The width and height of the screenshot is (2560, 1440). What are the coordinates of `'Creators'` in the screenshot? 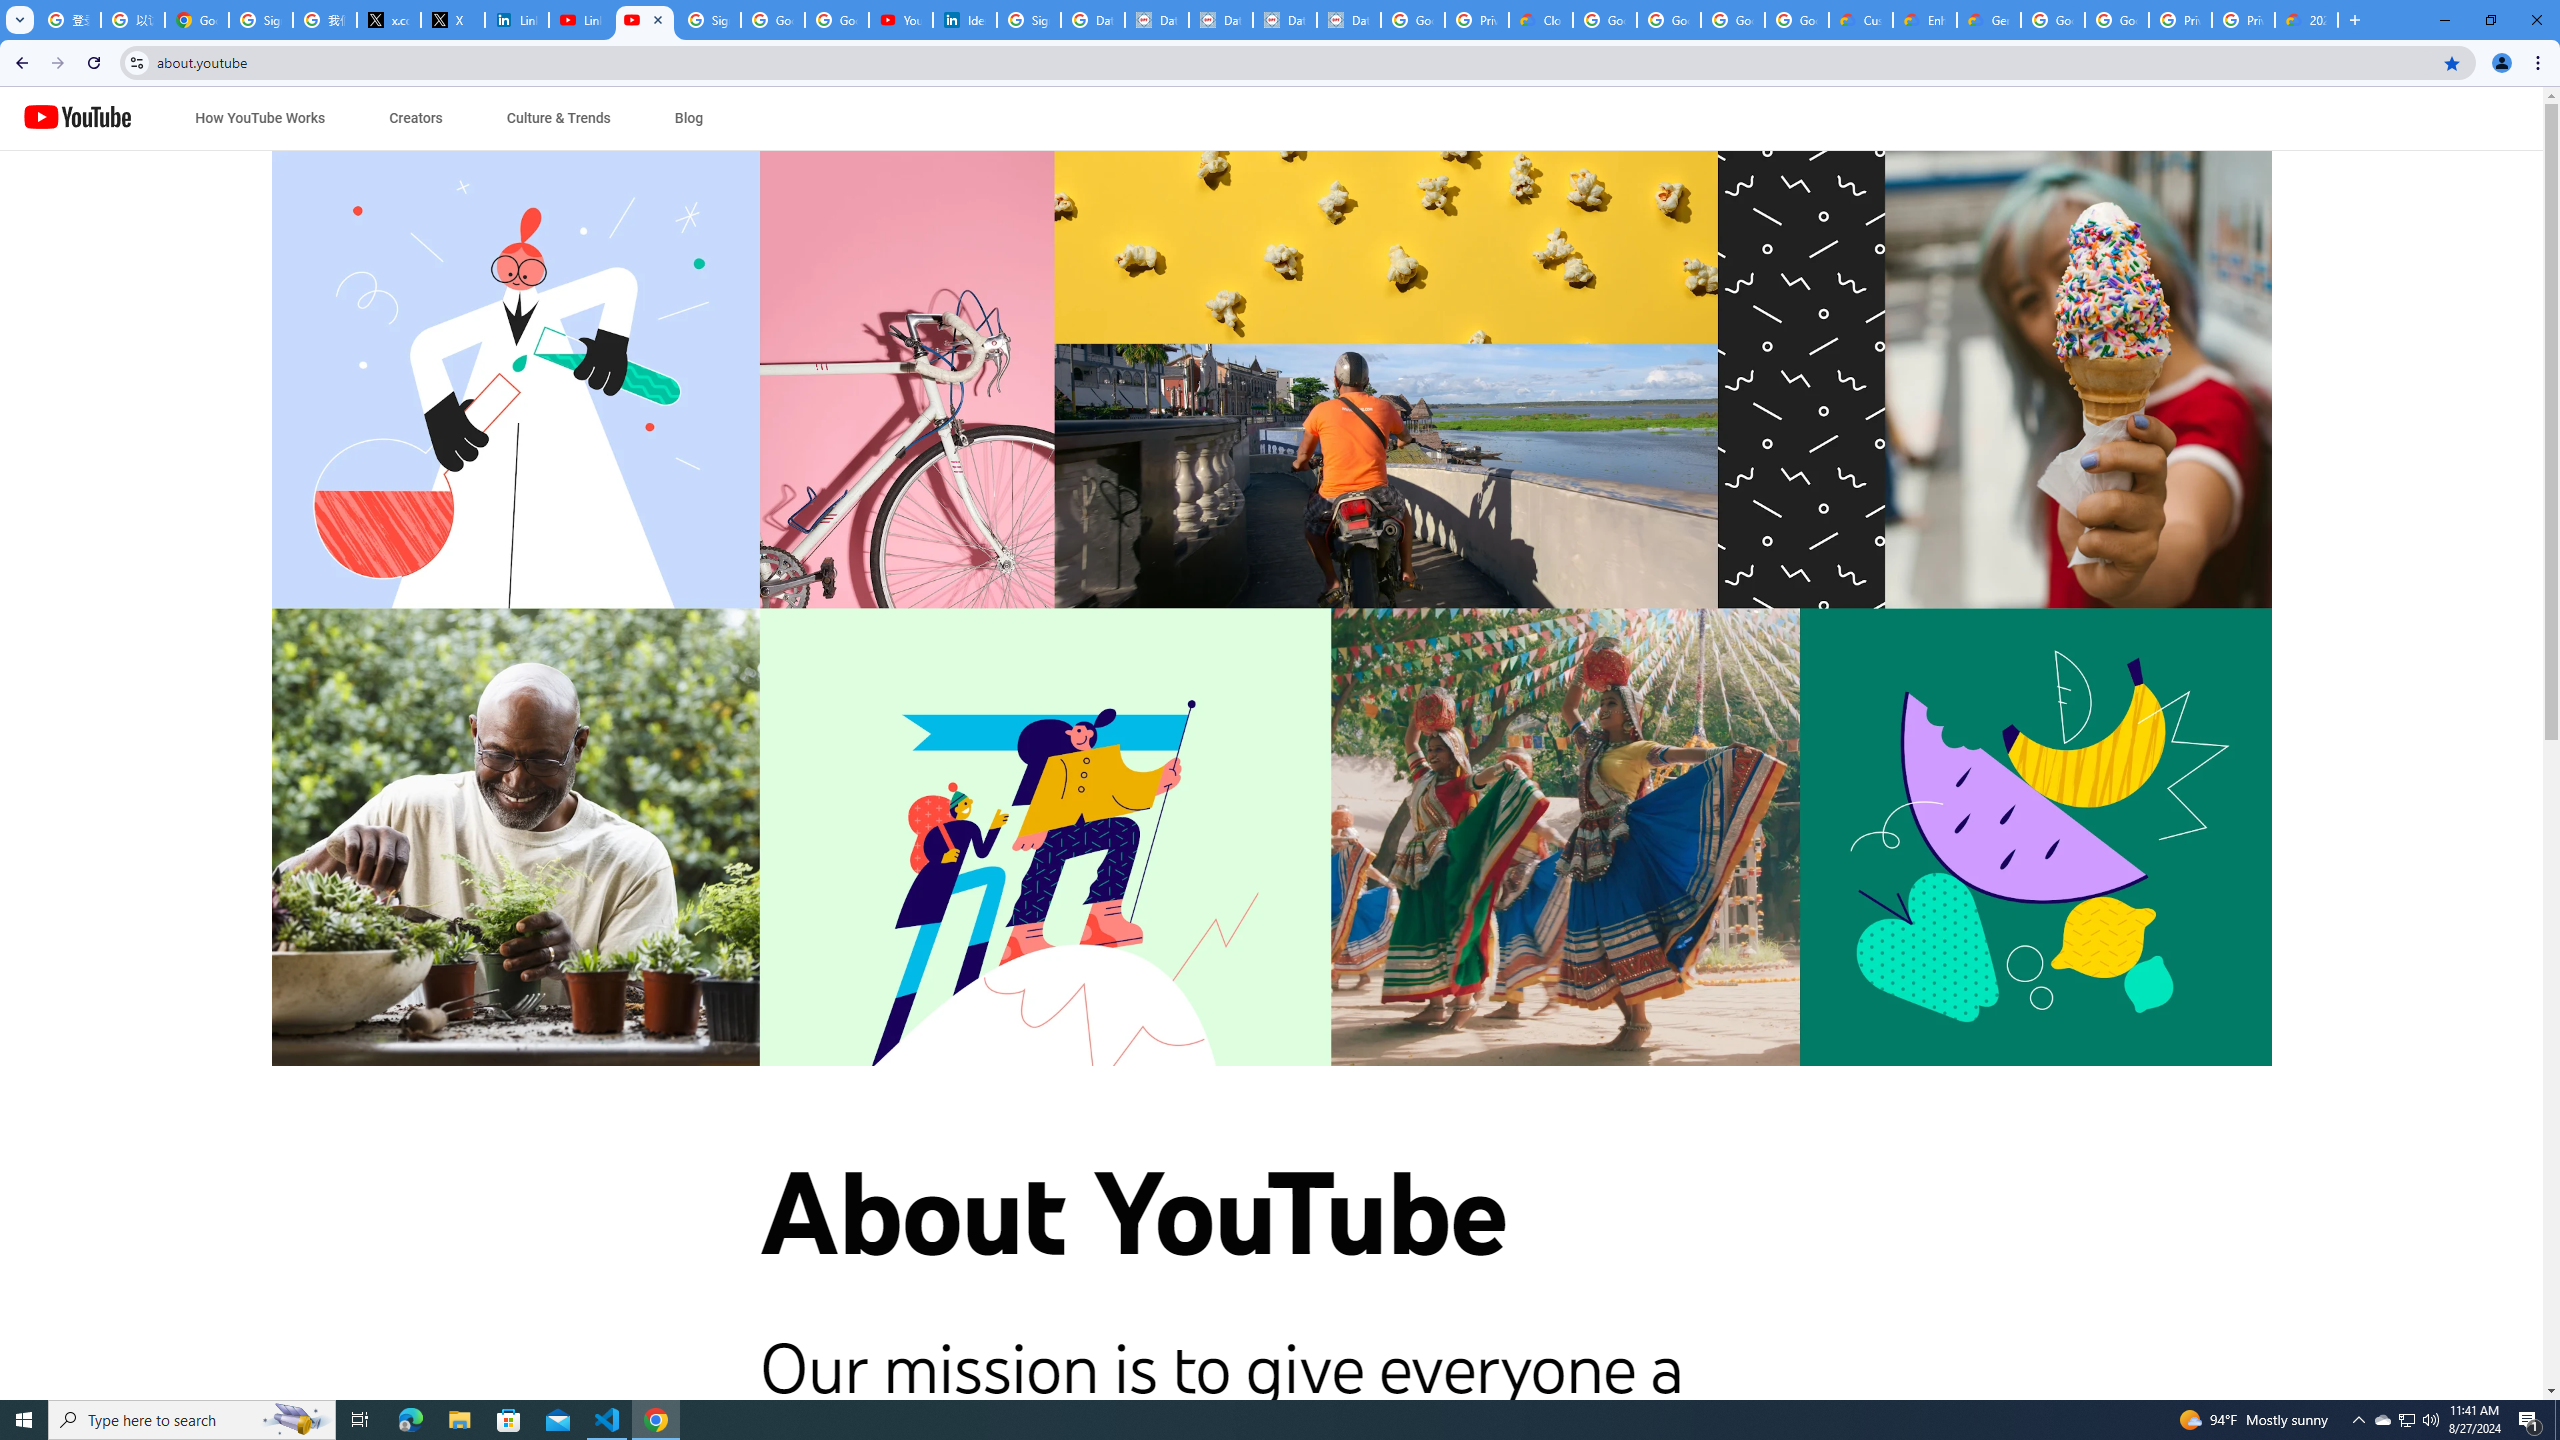 It's located at (415, 118).